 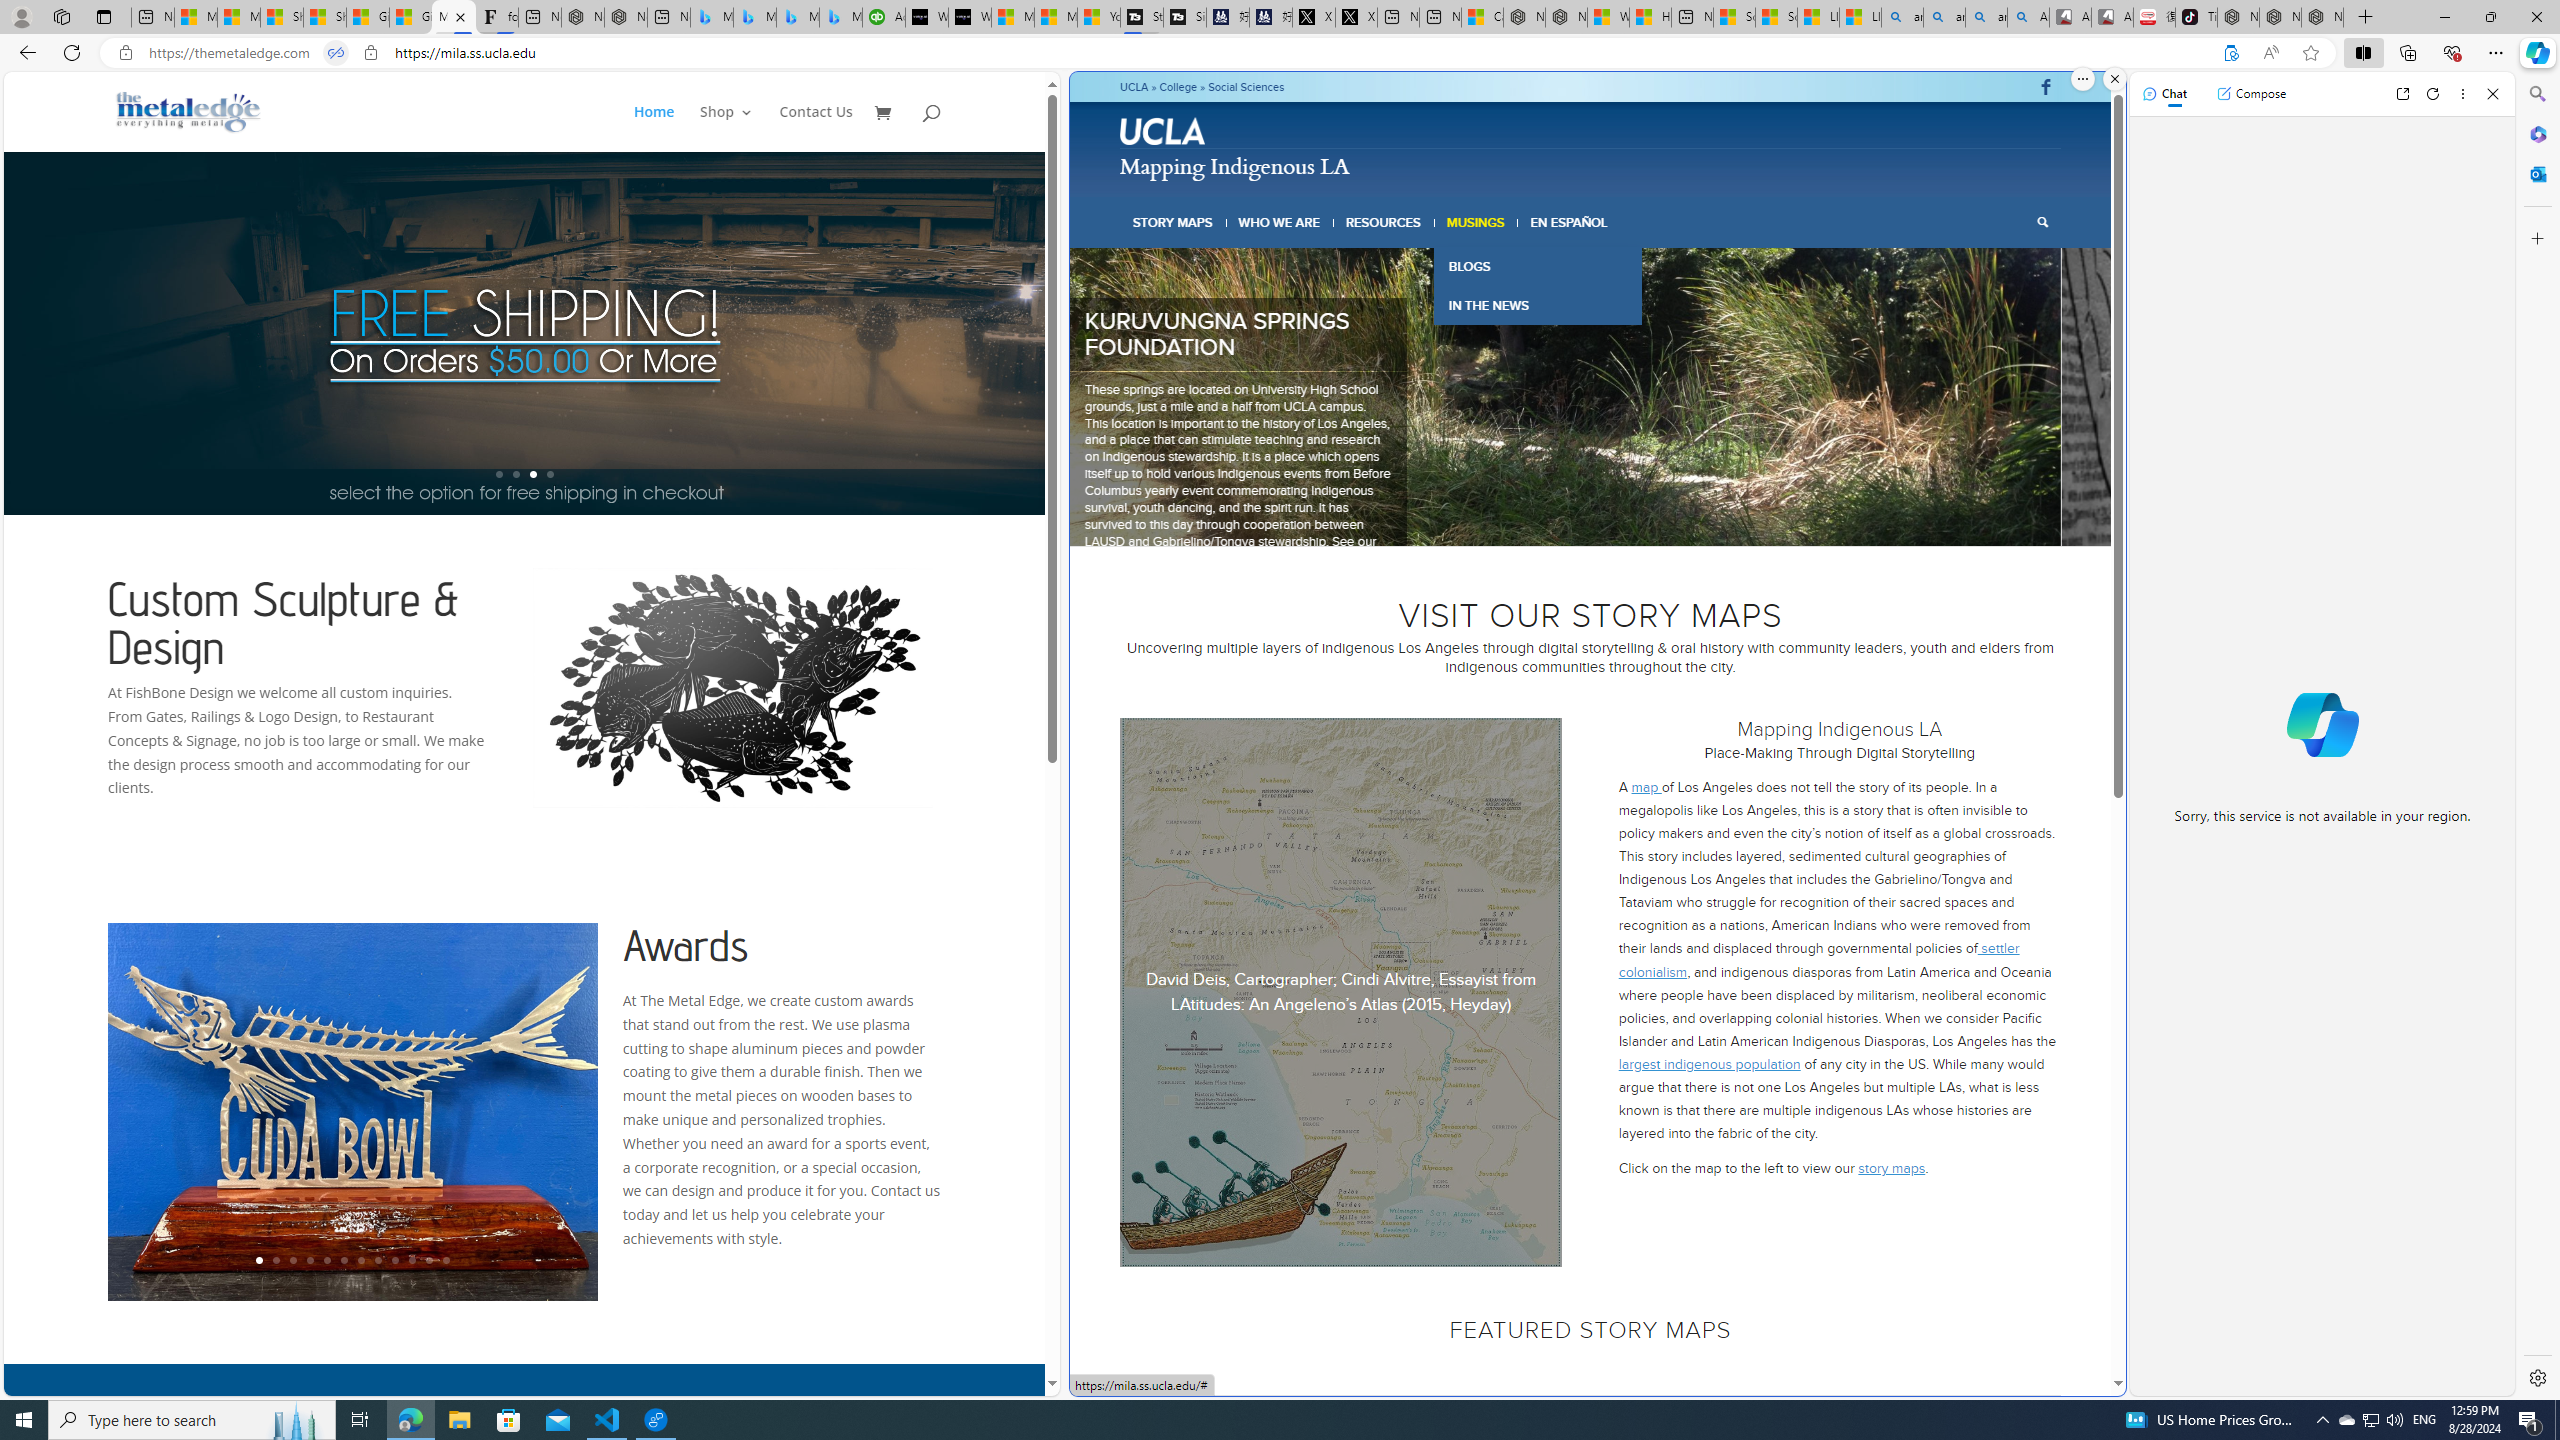 What do you see at coordinates (737, 127) in the screenshot?
I see `'Shop3'` at bounding box center [737, 127].